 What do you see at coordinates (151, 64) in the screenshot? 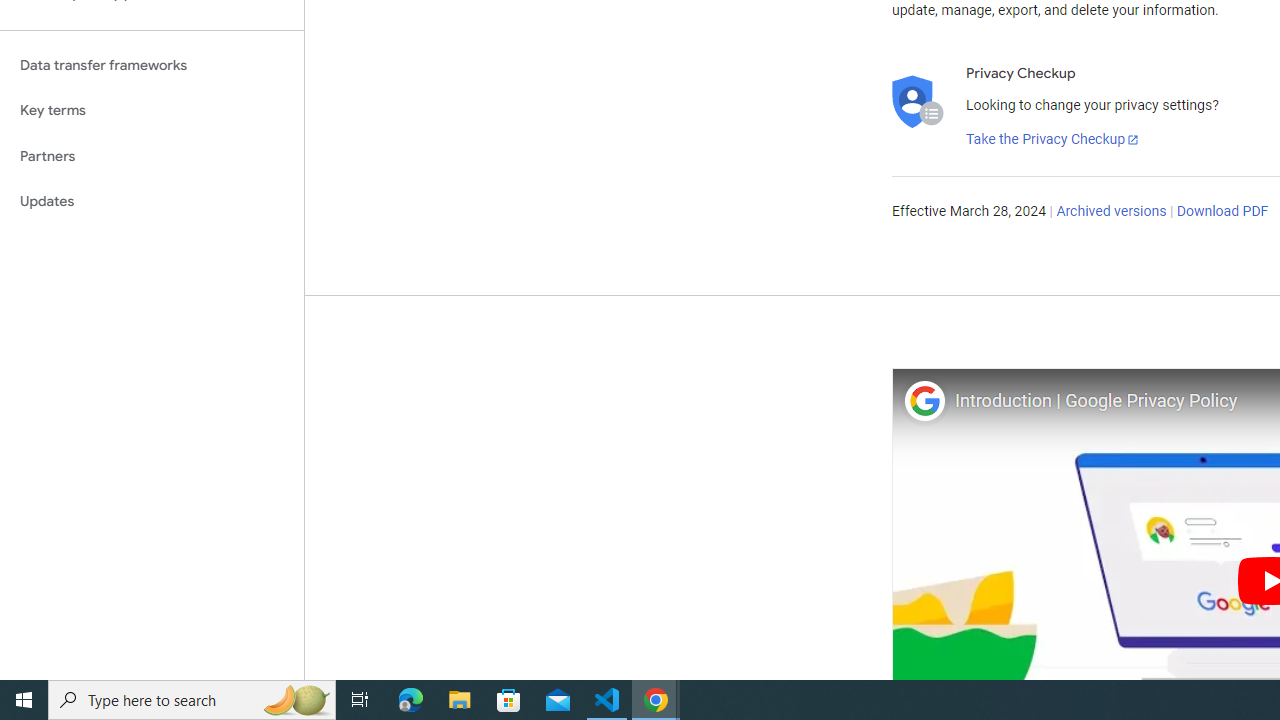
I see `'Data transfer frameworks'` at bounding box center [151, 64].